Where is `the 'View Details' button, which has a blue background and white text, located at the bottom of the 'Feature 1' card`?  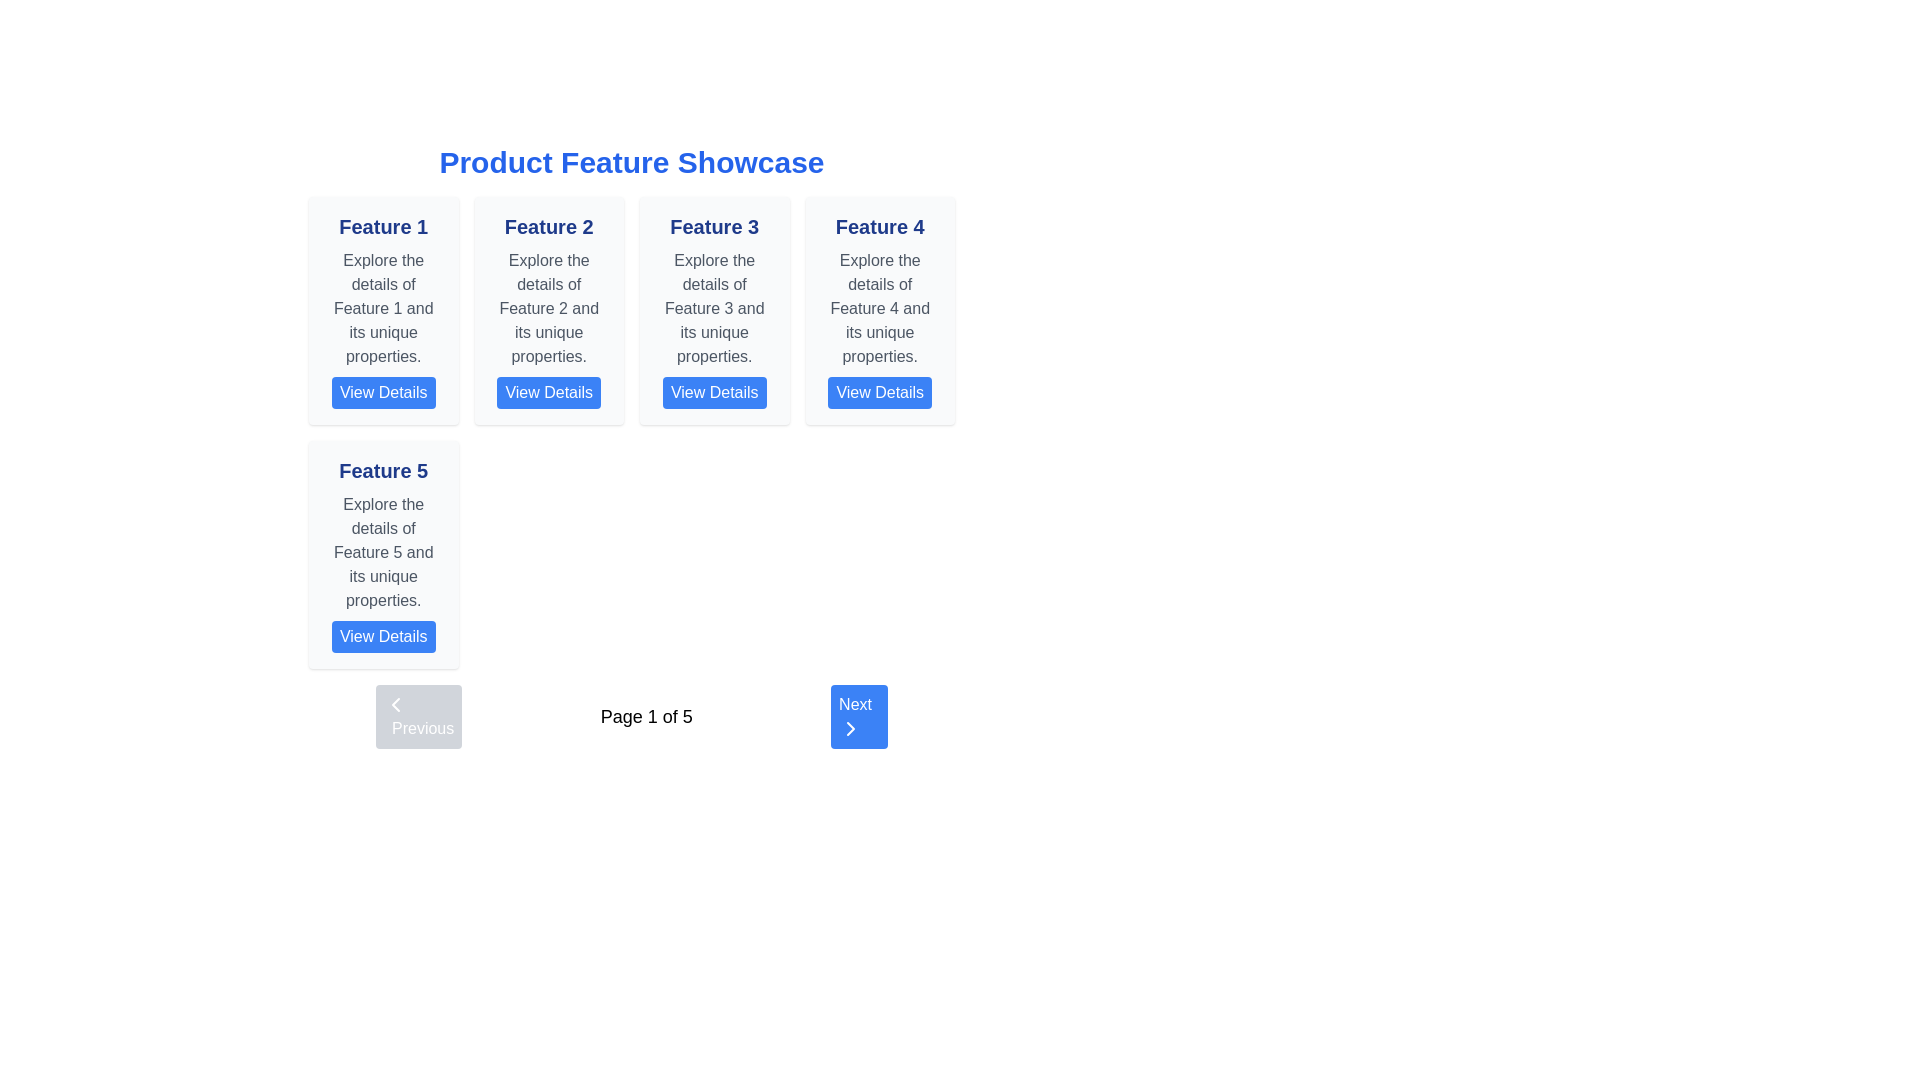
the 'View Details' button, which has a blue background and white text, located at the bottom of the 'Feature 1' card is located at coordinates (383, 393).